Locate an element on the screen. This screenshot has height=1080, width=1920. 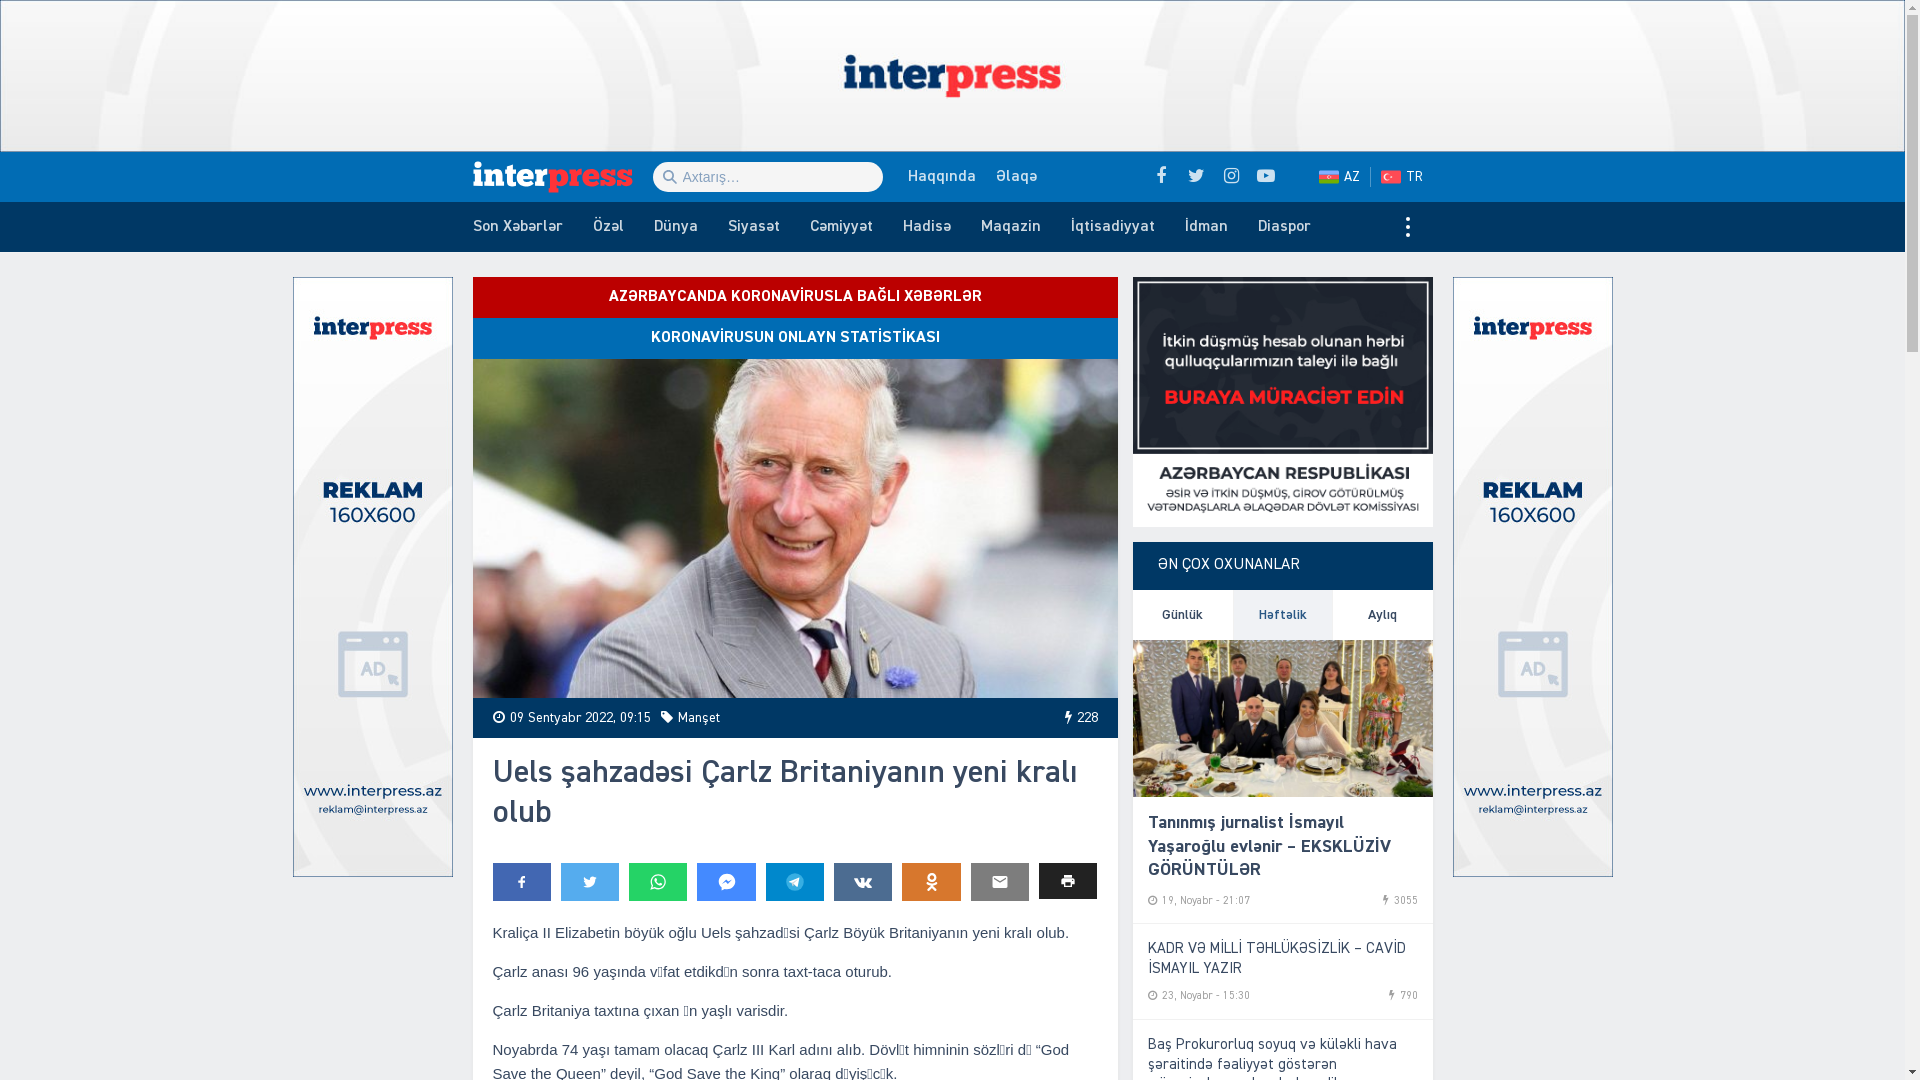
'AZ' is located at coordinates (1339, 176).